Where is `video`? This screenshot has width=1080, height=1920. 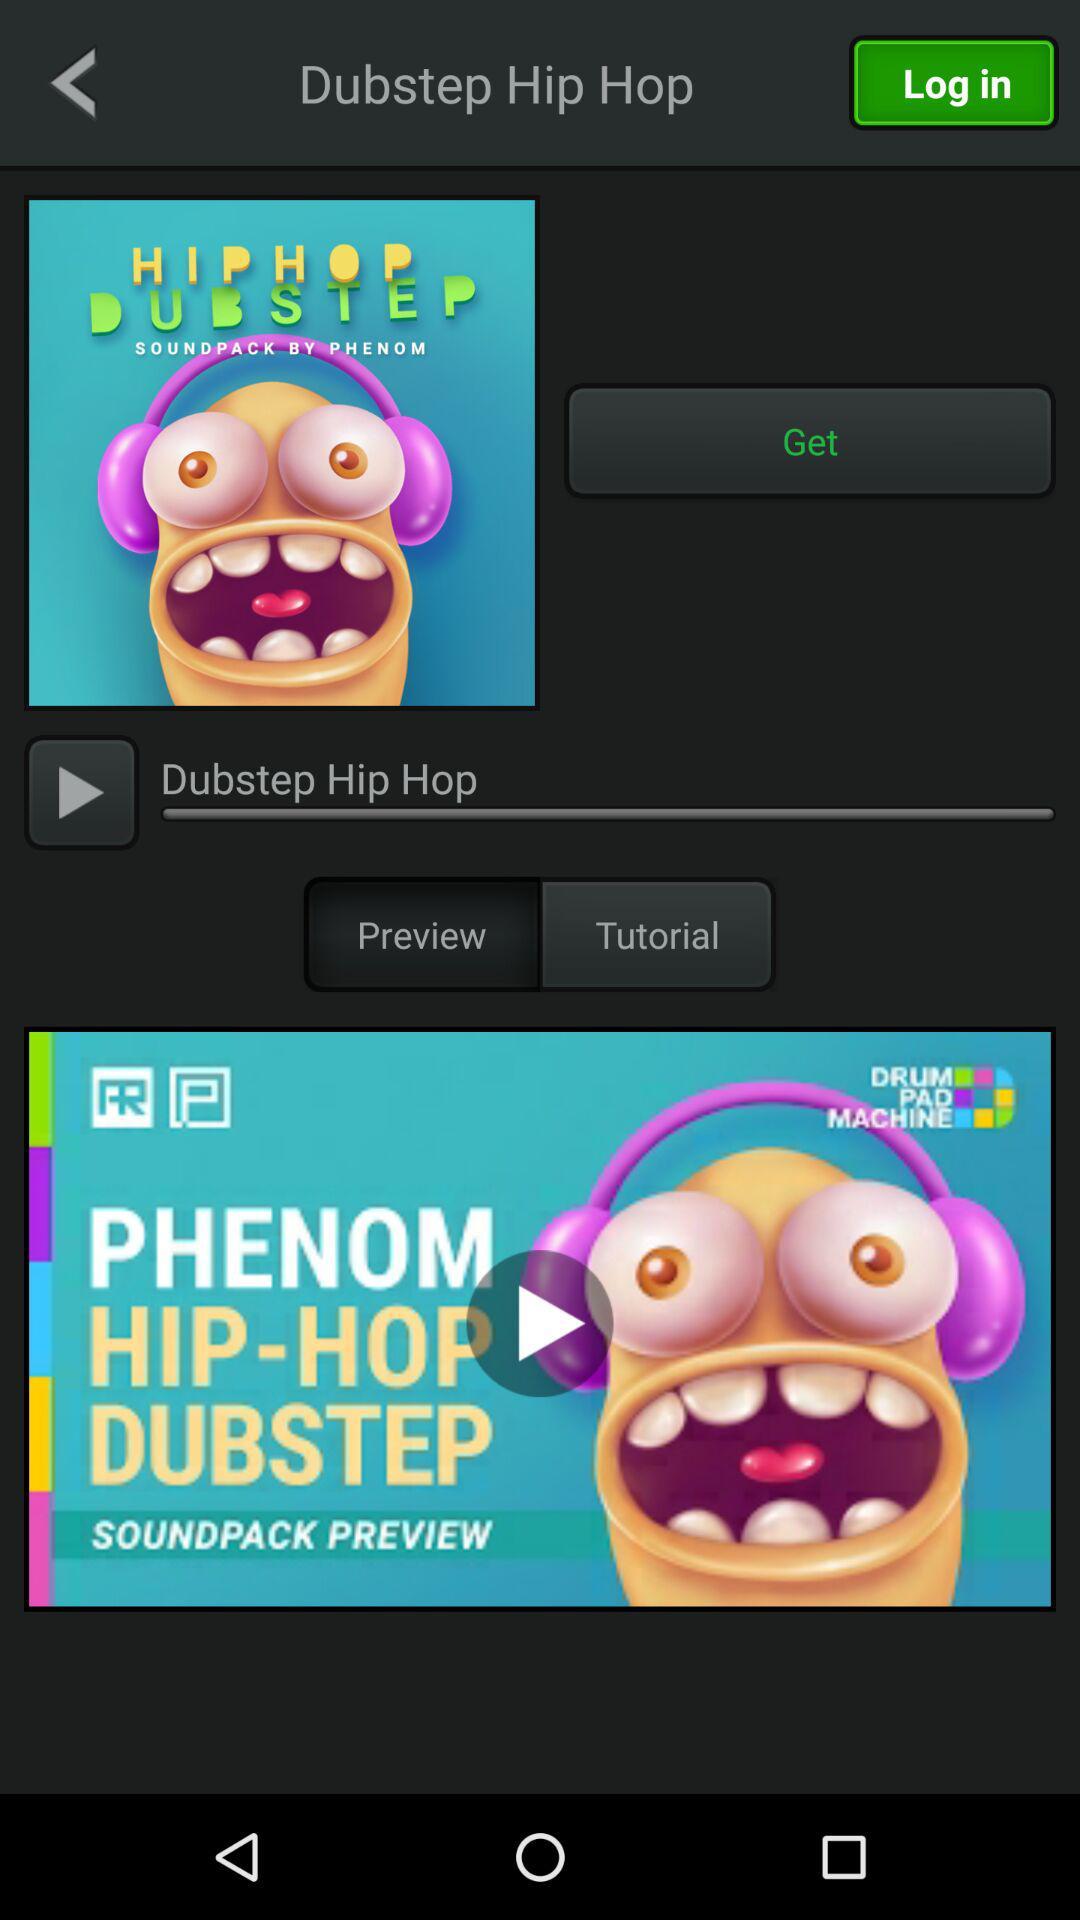 video is located at coordinates (540, 1319).